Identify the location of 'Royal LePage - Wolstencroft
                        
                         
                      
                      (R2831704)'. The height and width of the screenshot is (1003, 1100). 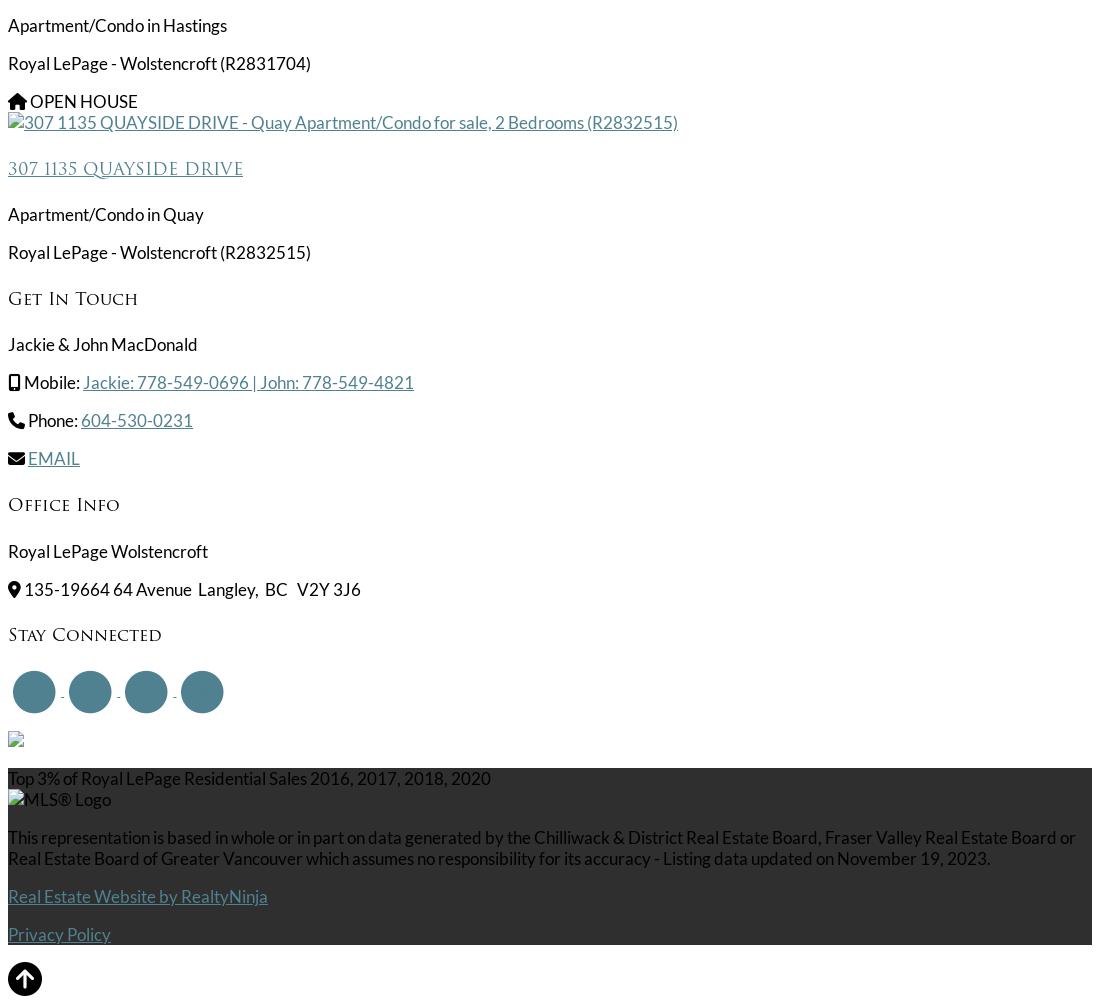
(158, 63).